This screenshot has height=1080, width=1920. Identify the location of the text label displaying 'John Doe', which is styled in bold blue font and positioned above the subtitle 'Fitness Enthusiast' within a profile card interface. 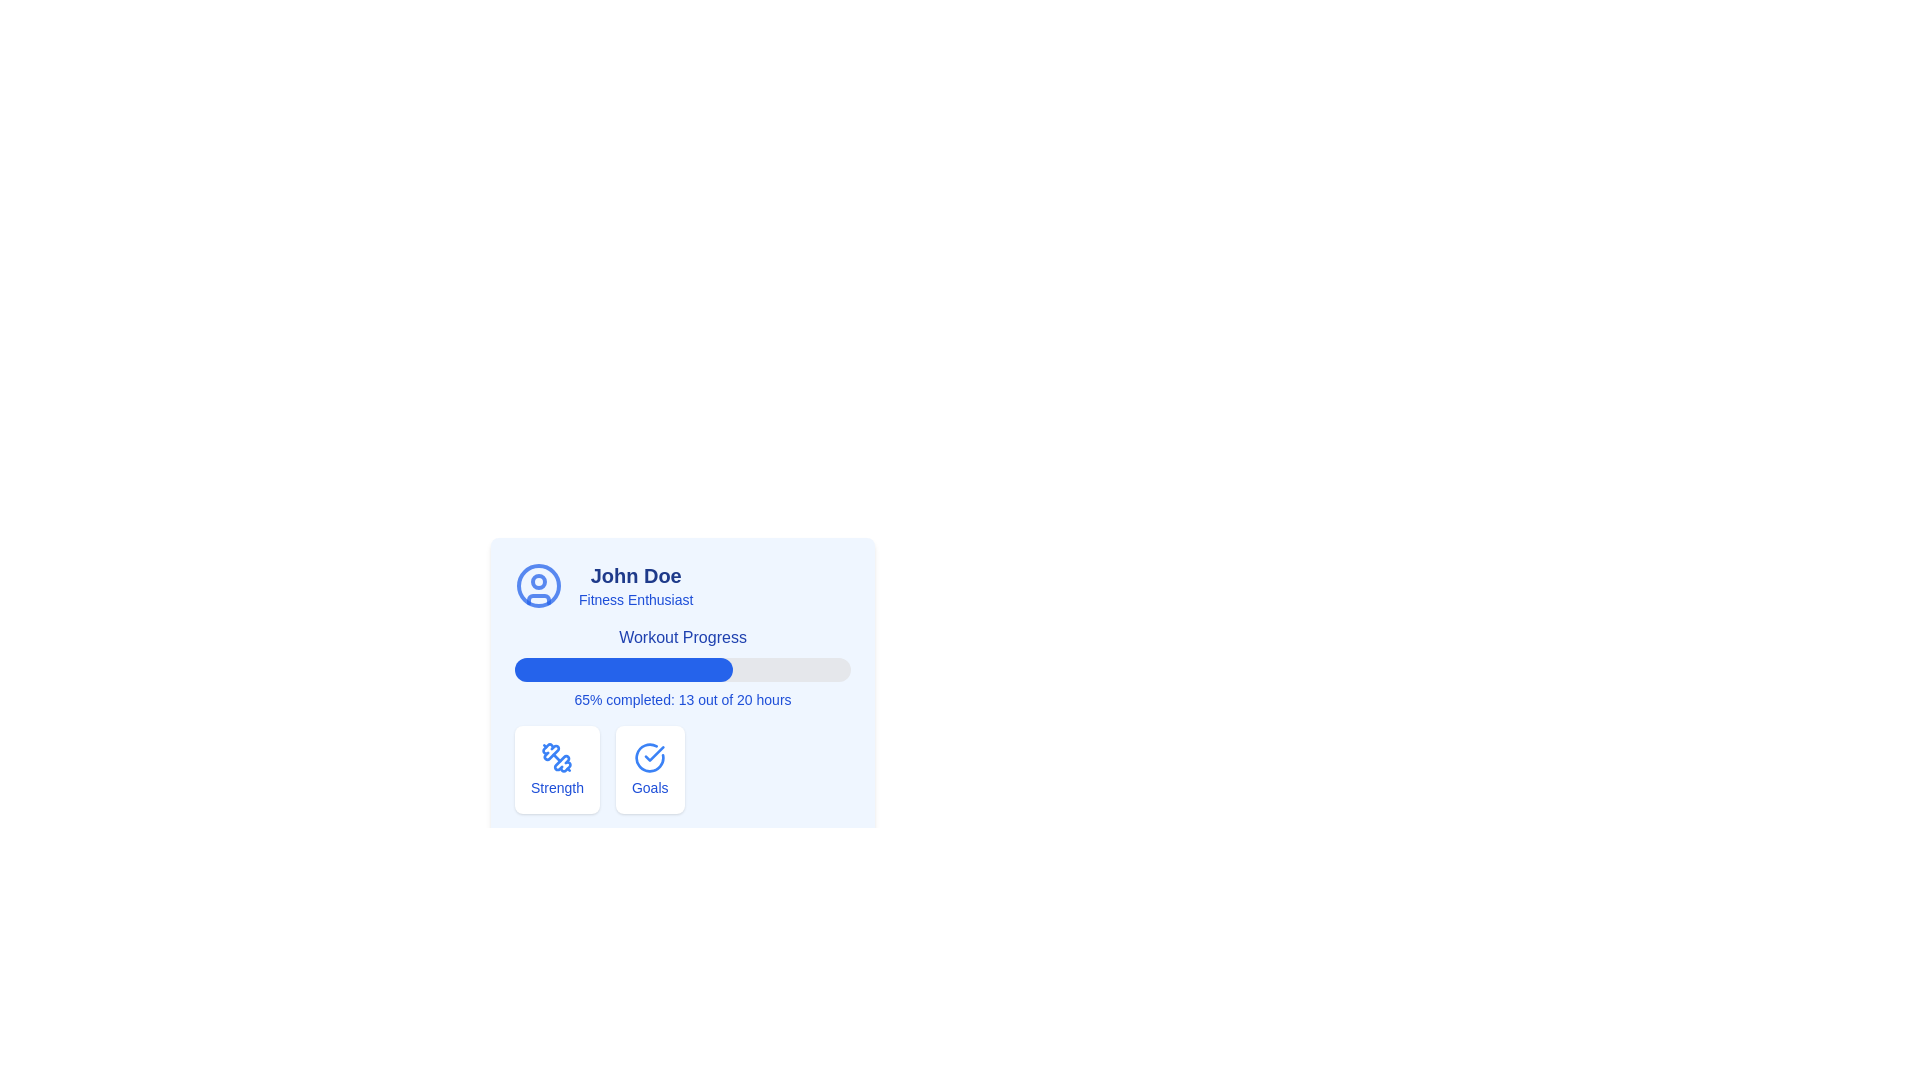
(634, 575).